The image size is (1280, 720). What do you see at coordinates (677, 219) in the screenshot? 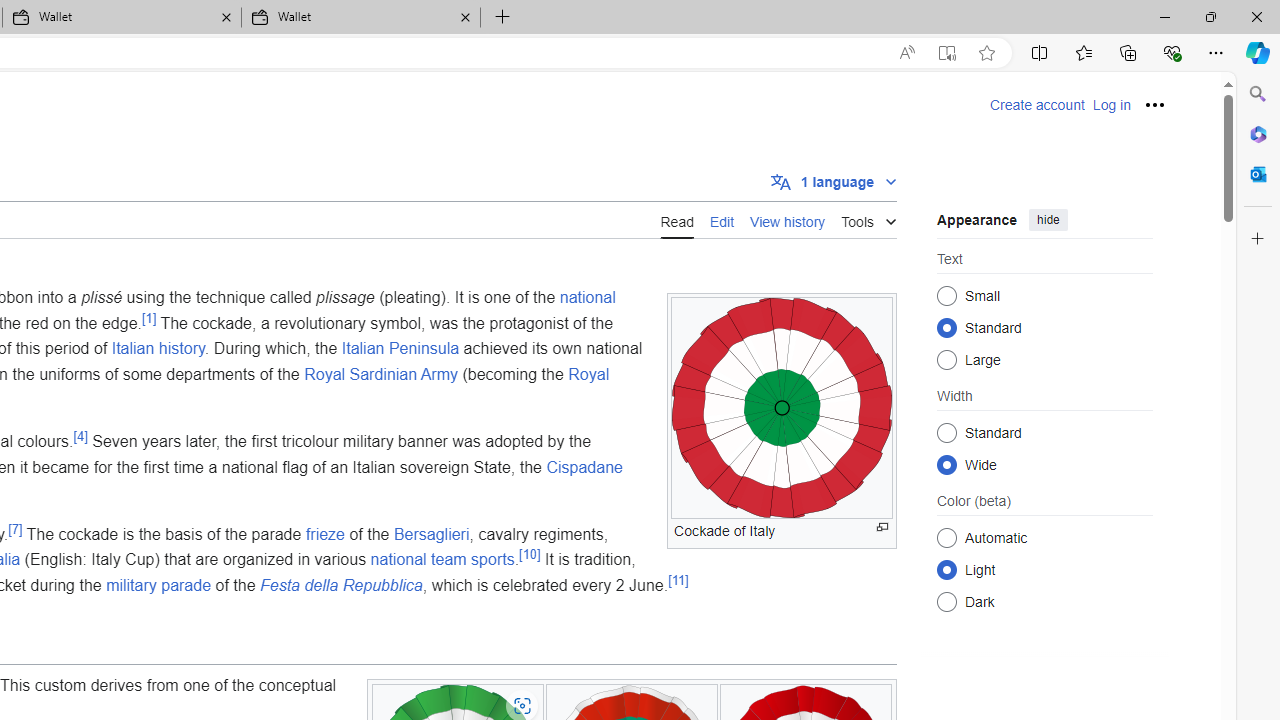
I see `'Read'` at bounding box center [677, 219].